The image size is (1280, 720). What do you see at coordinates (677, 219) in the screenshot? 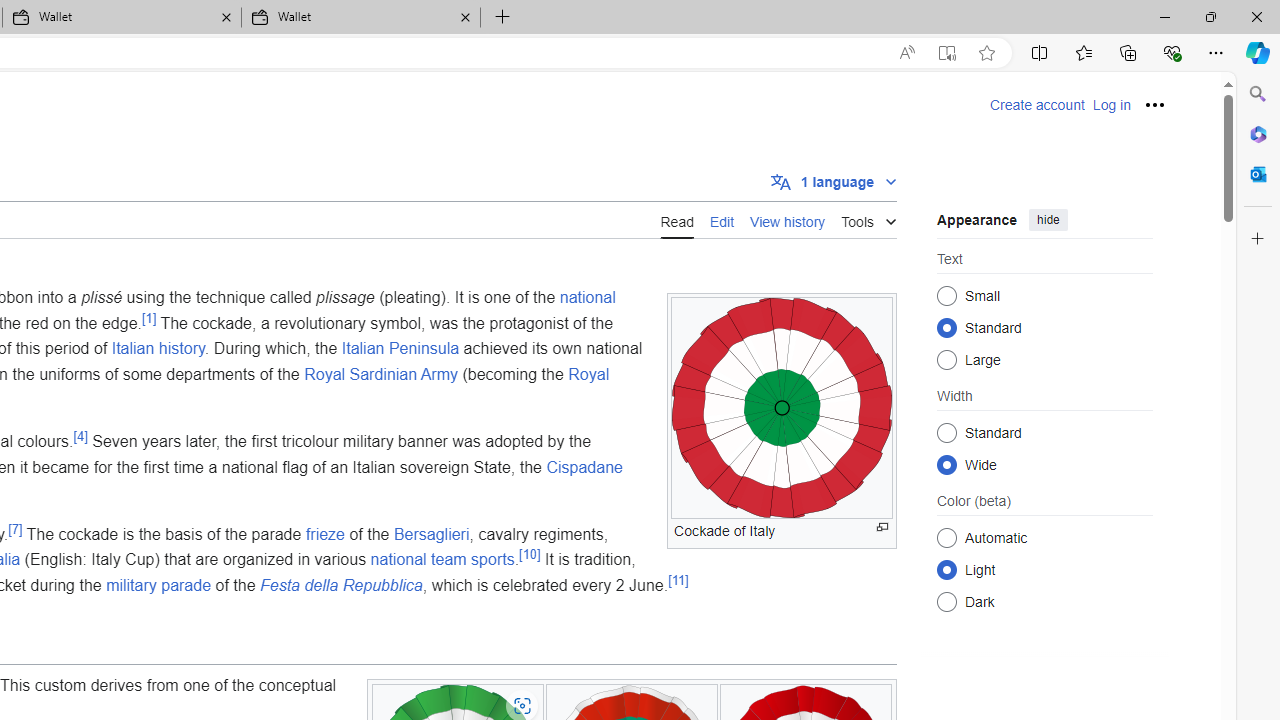
I see `'Read'` at bounding box center [677, 219].